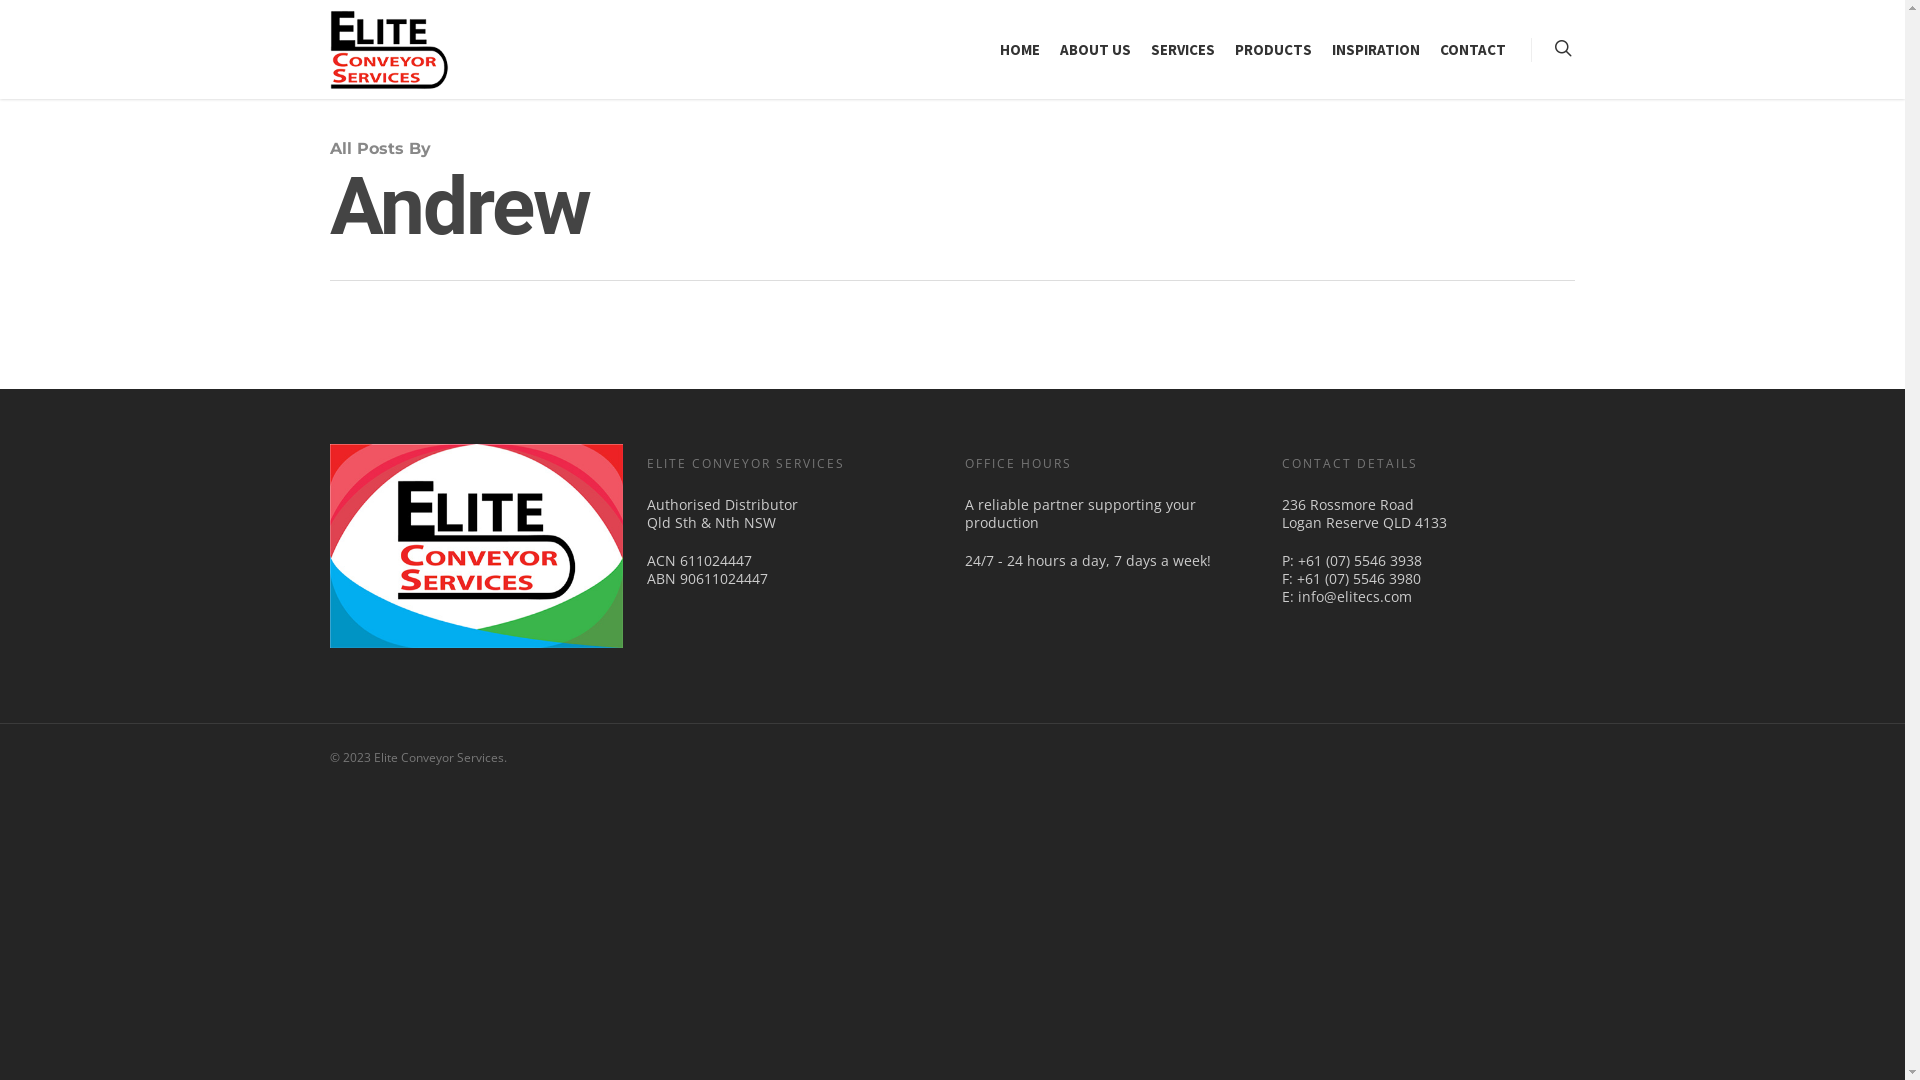 The image size is (1920, 1080). Describe the element at coordinates (1375, 53) in the screenshot. I see `'INSPIRATION'` at that location.